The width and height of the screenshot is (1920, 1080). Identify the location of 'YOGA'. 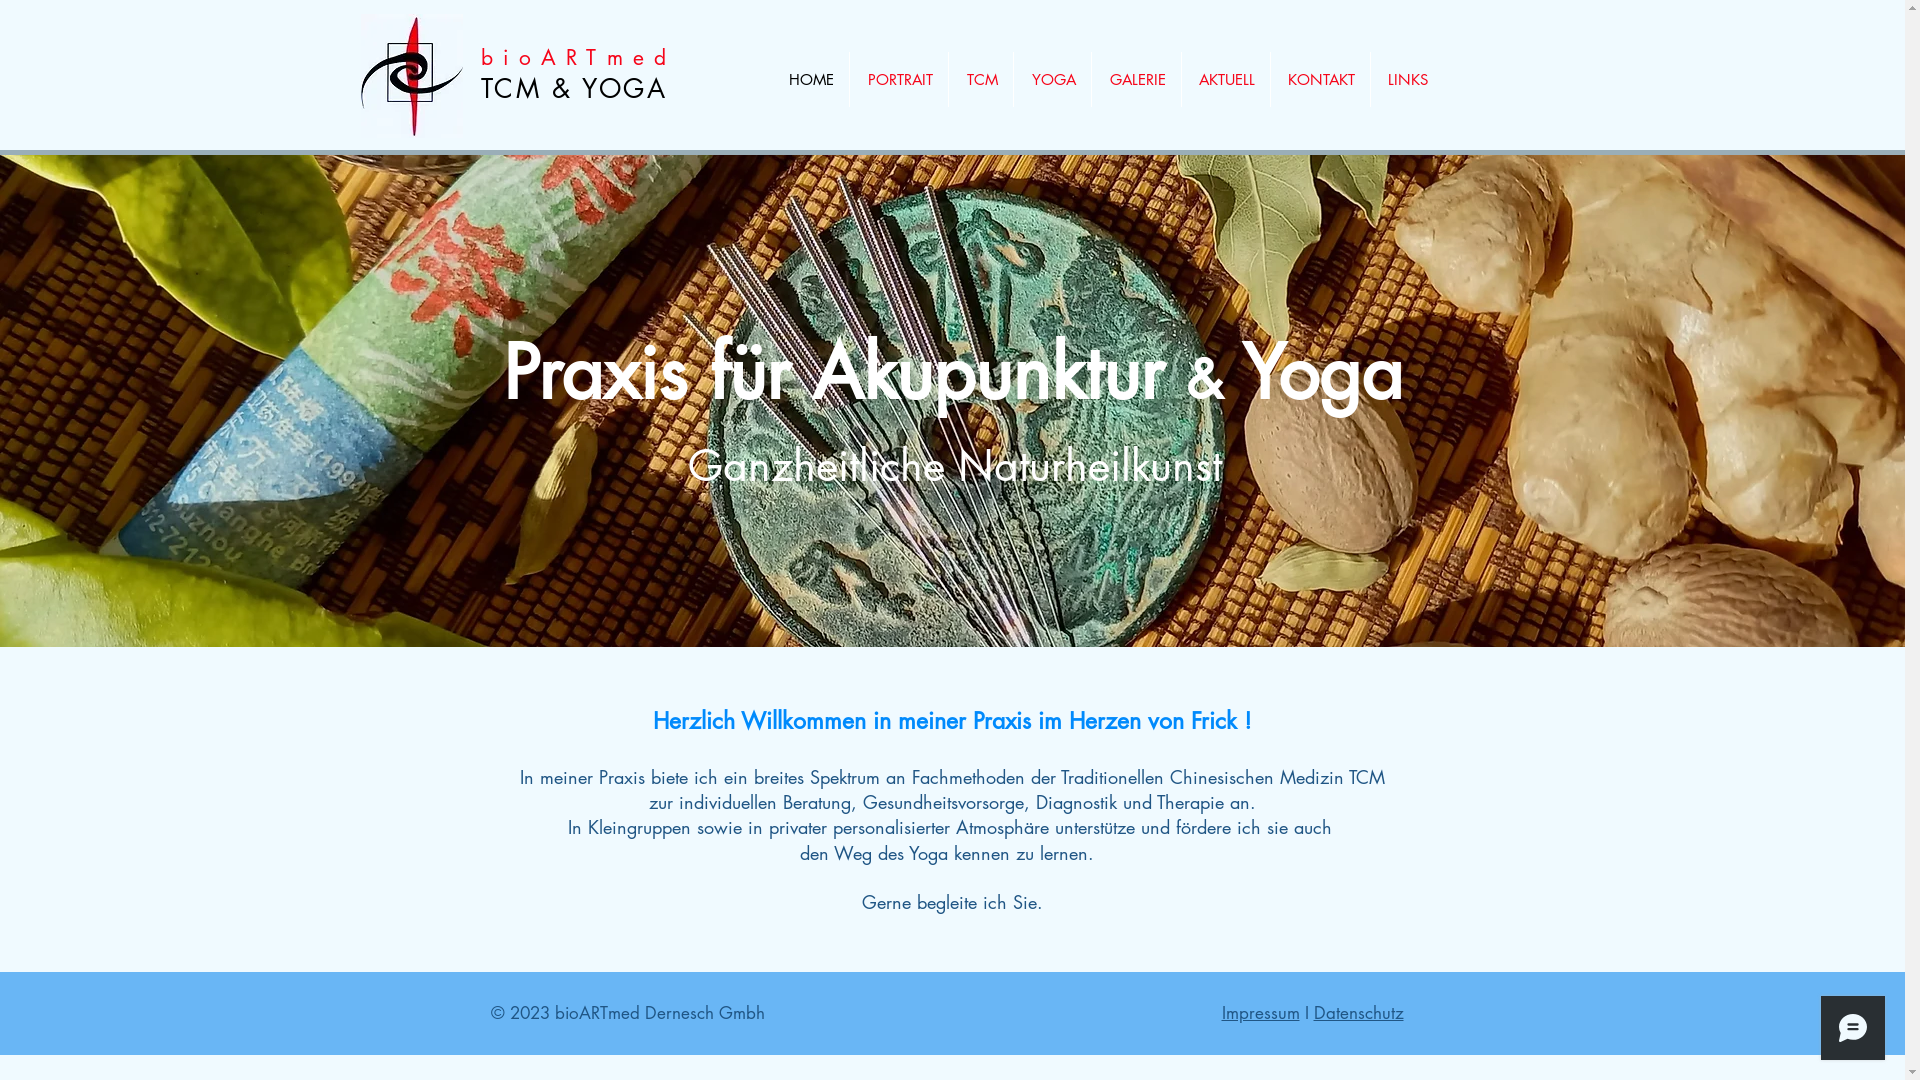
(1051, 78).